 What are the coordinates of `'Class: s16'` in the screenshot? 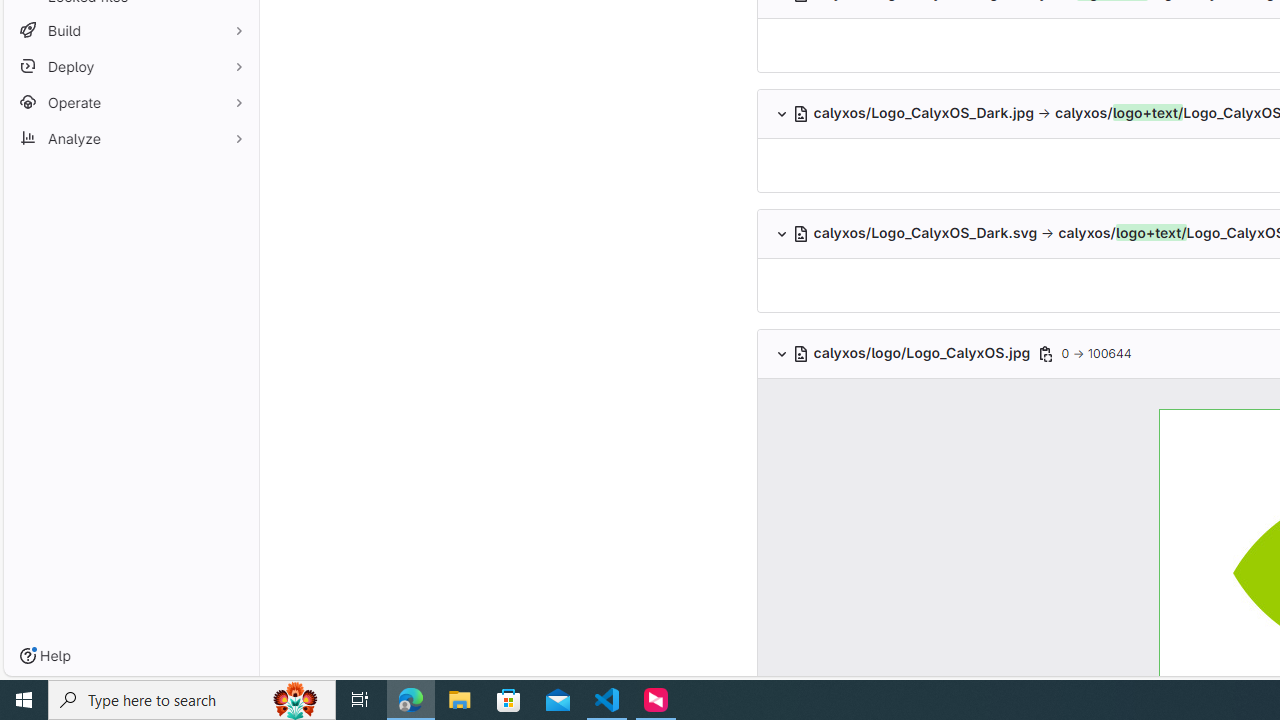 It's located at (801, 353).